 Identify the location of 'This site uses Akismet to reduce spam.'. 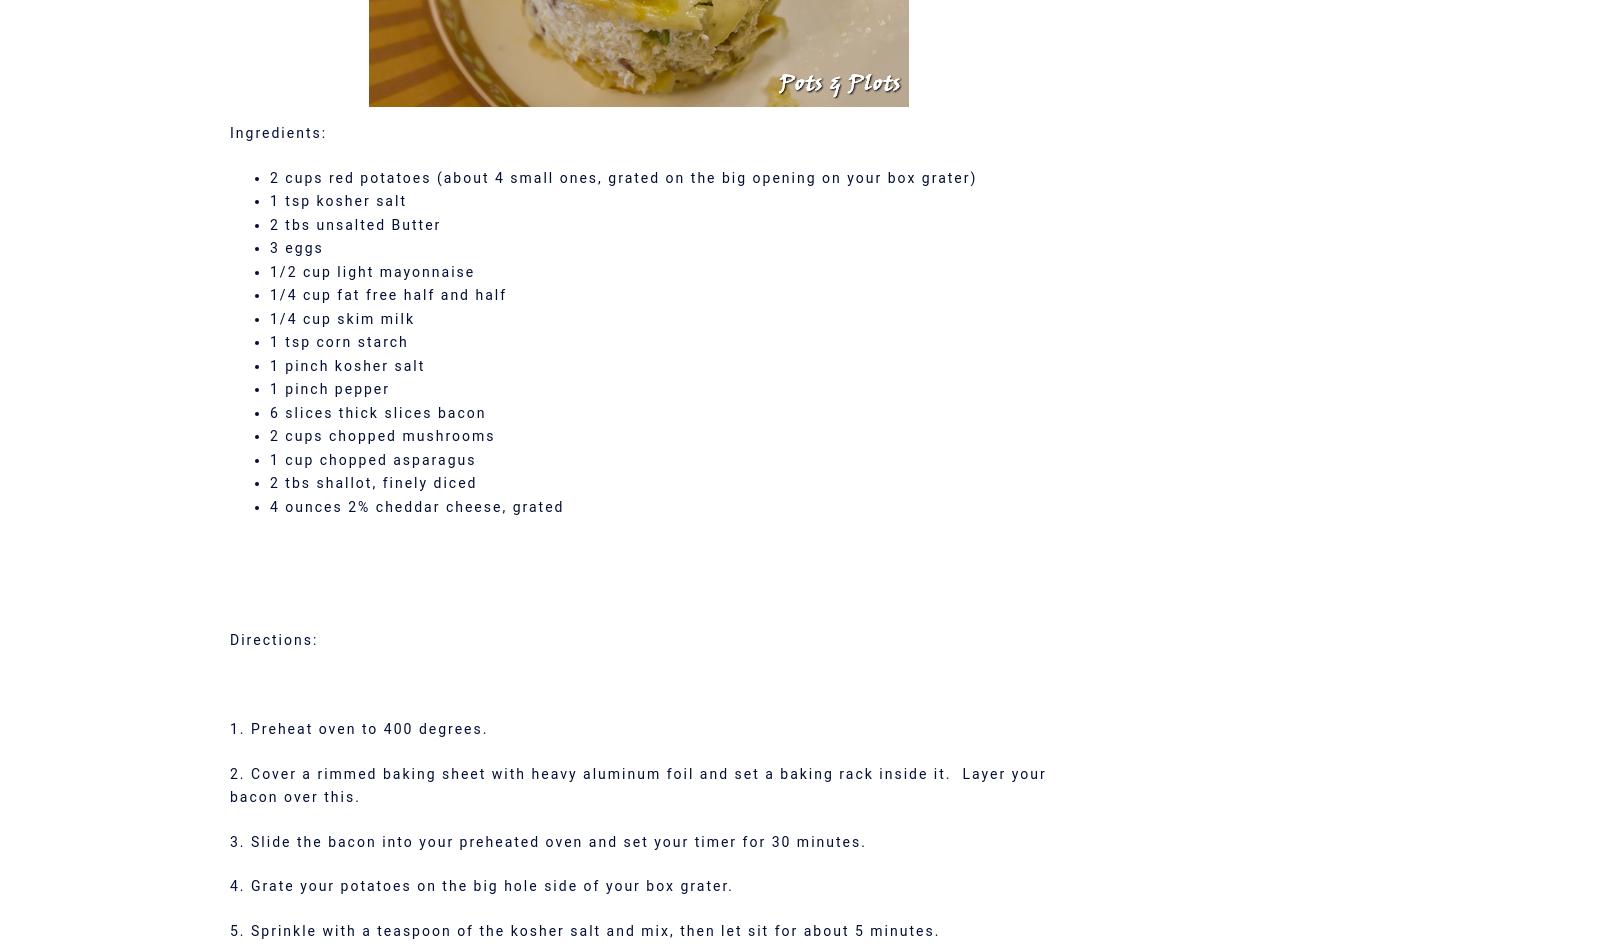
(392, 194).